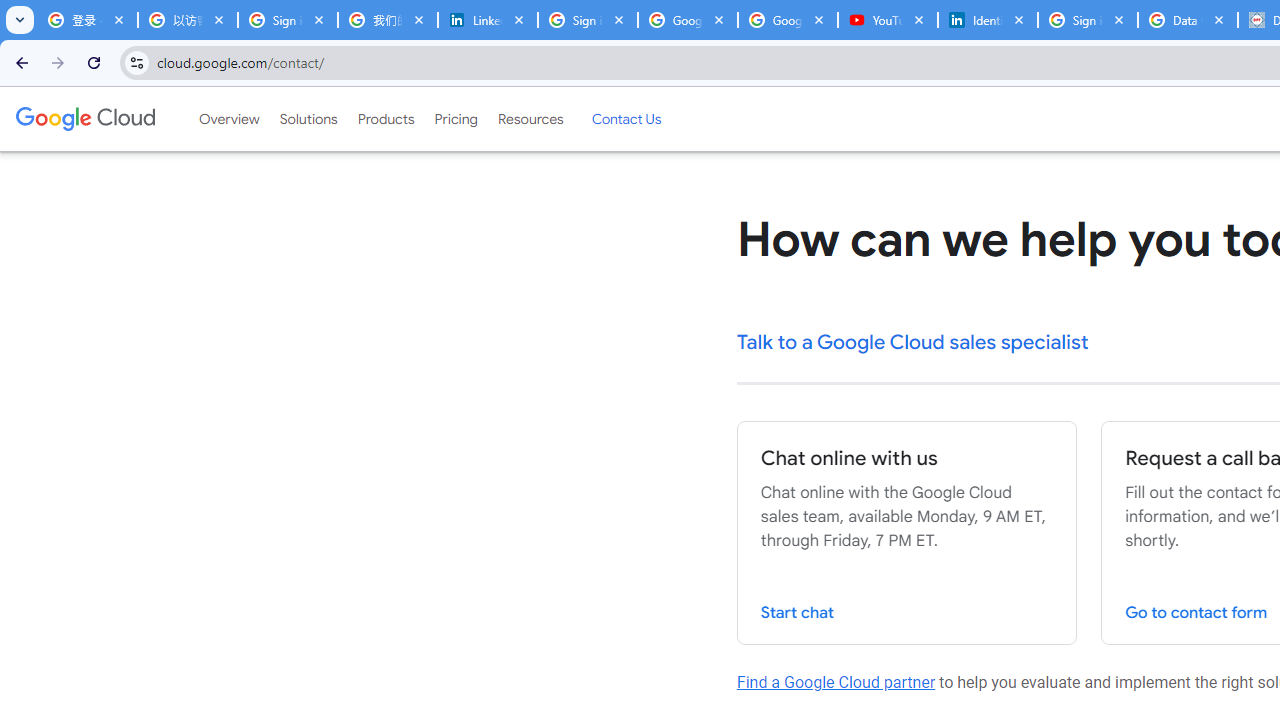 The width and height of the screenshot is (1280, 720). Describe the element at coordinates (835, 681) in the screenshot. I see `'Find a Google Cloud partner'` at that location.